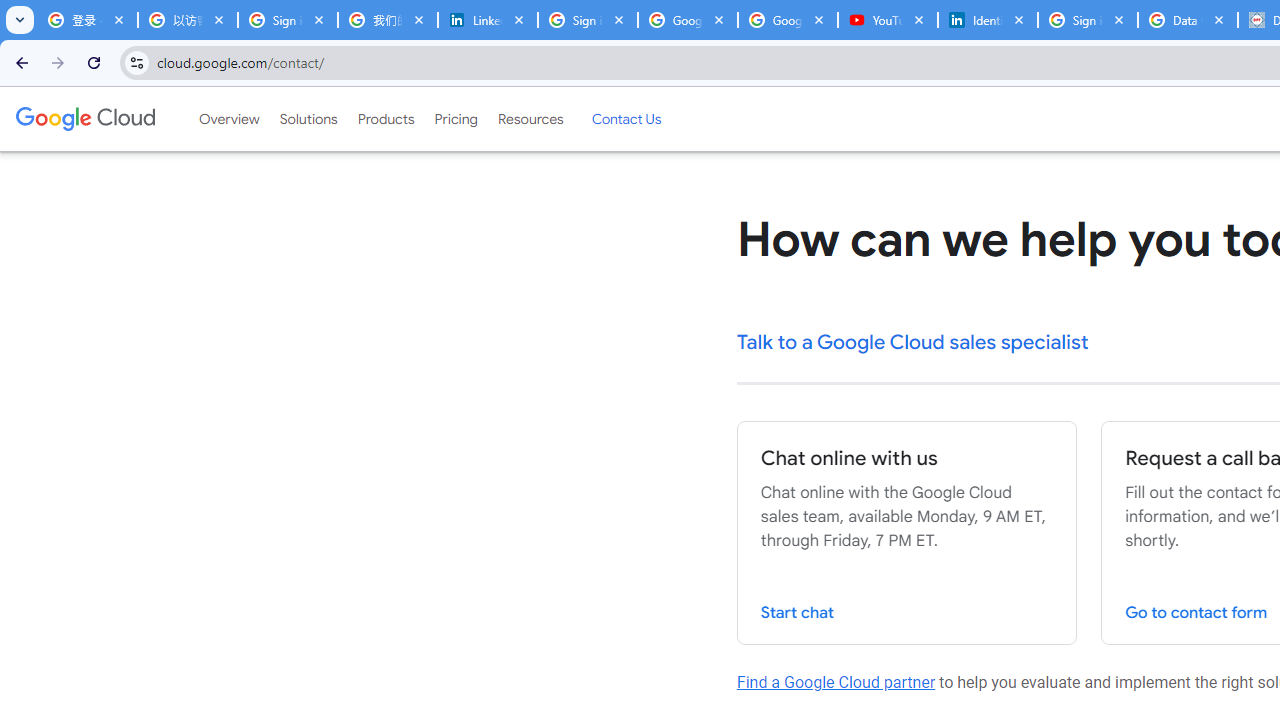 The width and height of the screenshot is (1280, 720). Describe the element at coordinates (835, 681) in the screenshot. I see `'Find a Google Cloud partner'` at that location.